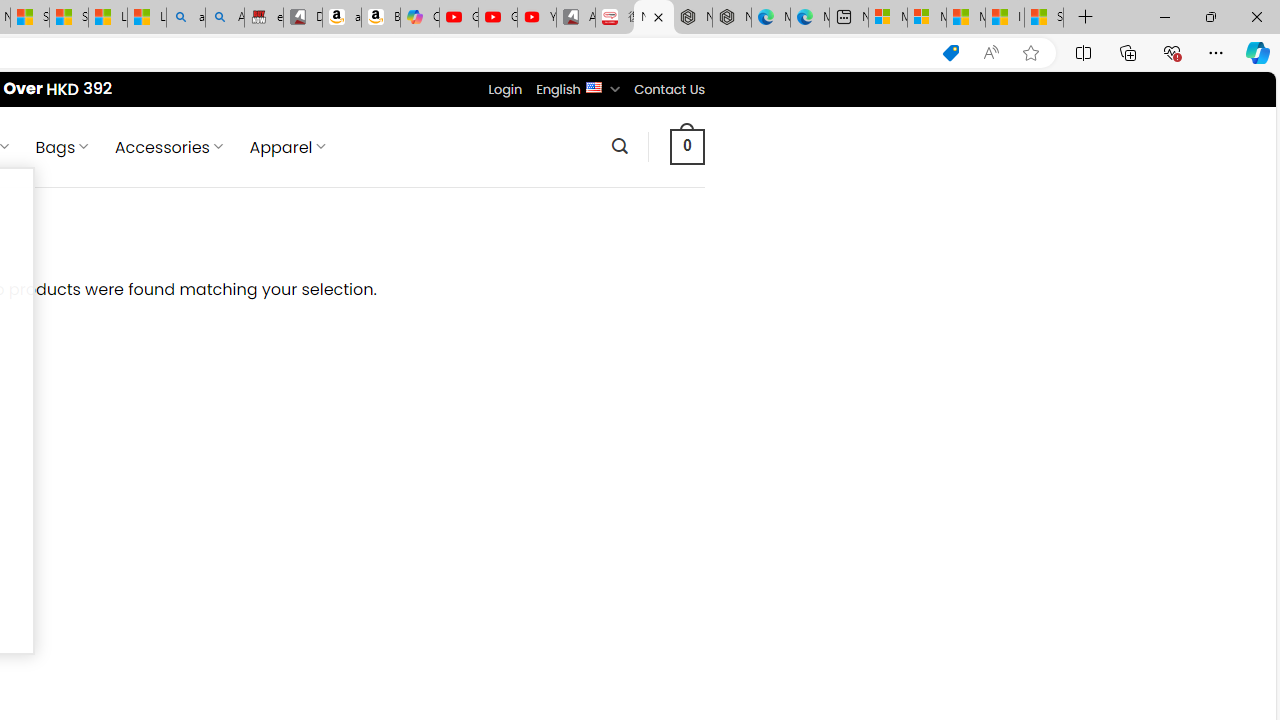  Describe the element at coordinates (1215, 51) in the screenshot. I see `'Settings and more (Alt+F)'` at that location.